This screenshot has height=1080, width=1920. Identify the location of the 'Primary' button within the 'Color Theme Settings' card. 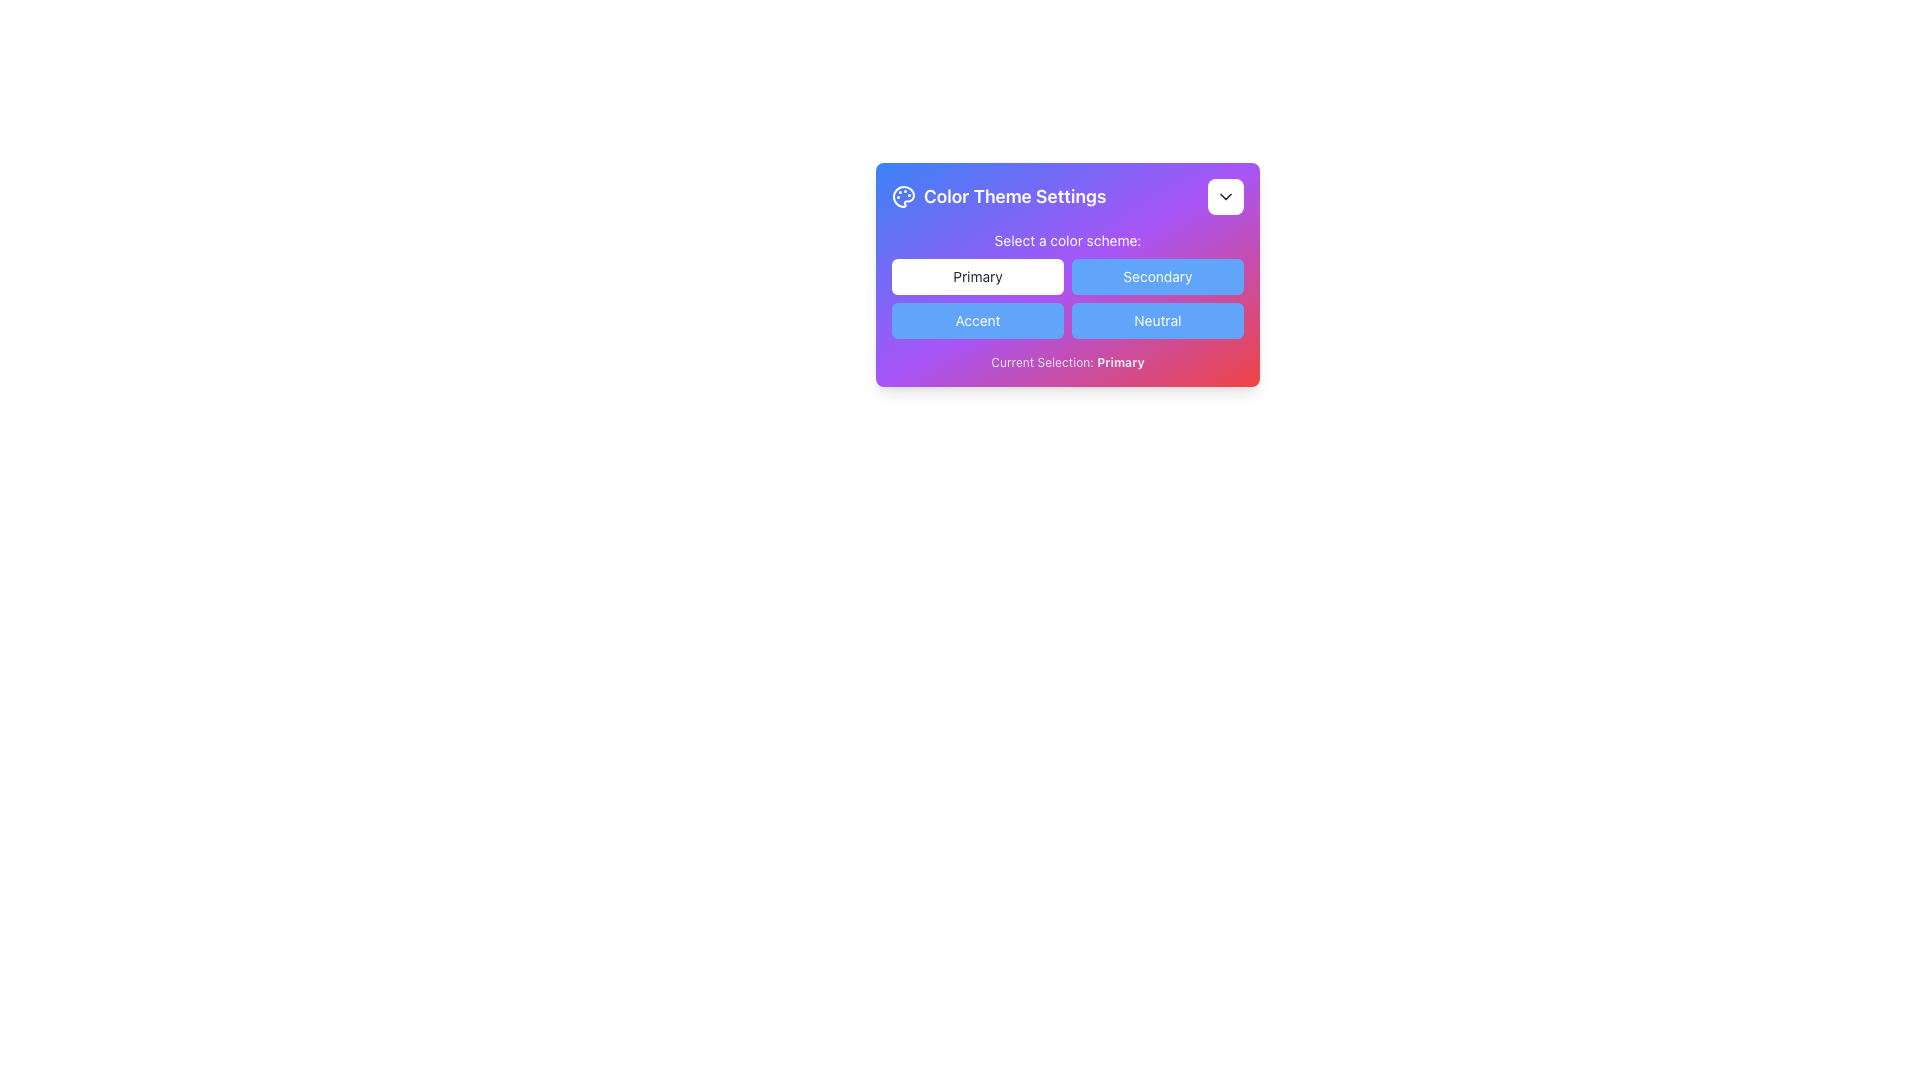
(1067, 274).